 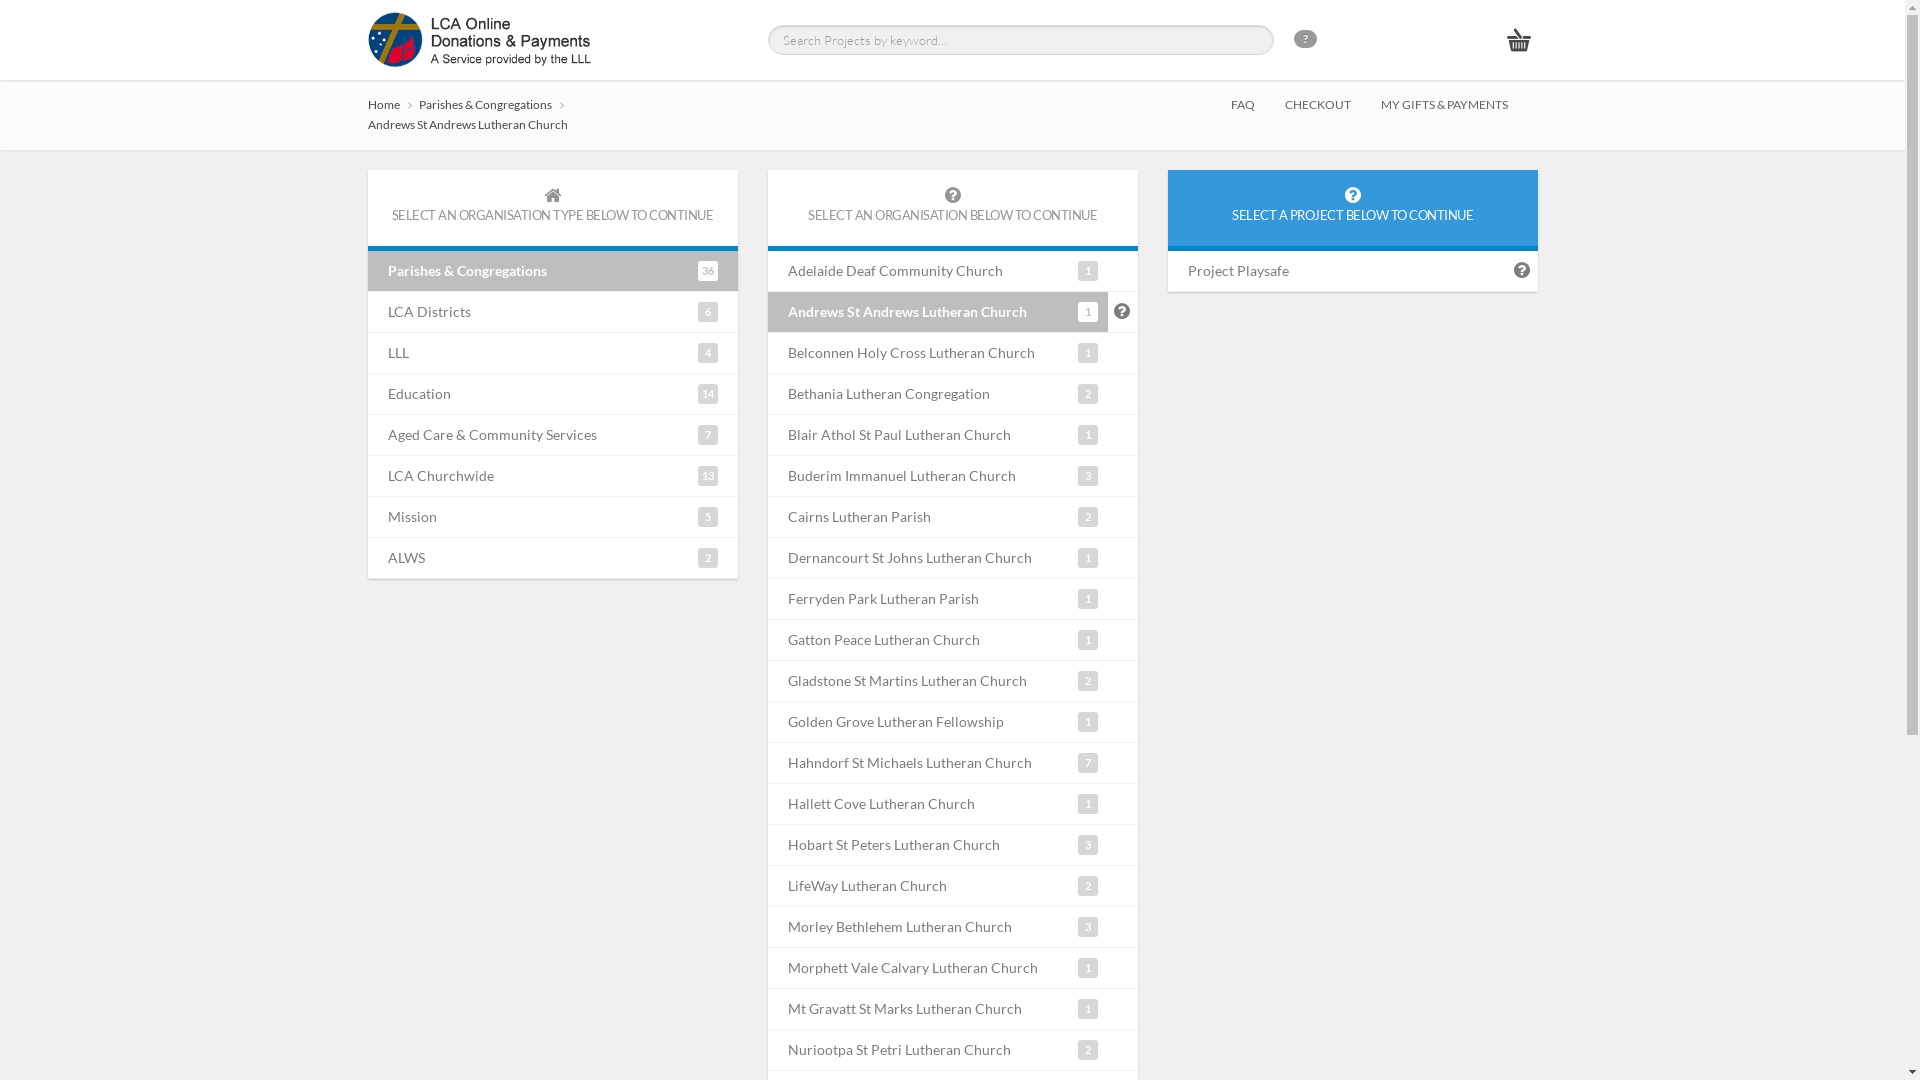 What do you see at coordinates (1331, 104) in the screenshot?
I see `'CHECKOUT'` at bounding box center [1331, 104].